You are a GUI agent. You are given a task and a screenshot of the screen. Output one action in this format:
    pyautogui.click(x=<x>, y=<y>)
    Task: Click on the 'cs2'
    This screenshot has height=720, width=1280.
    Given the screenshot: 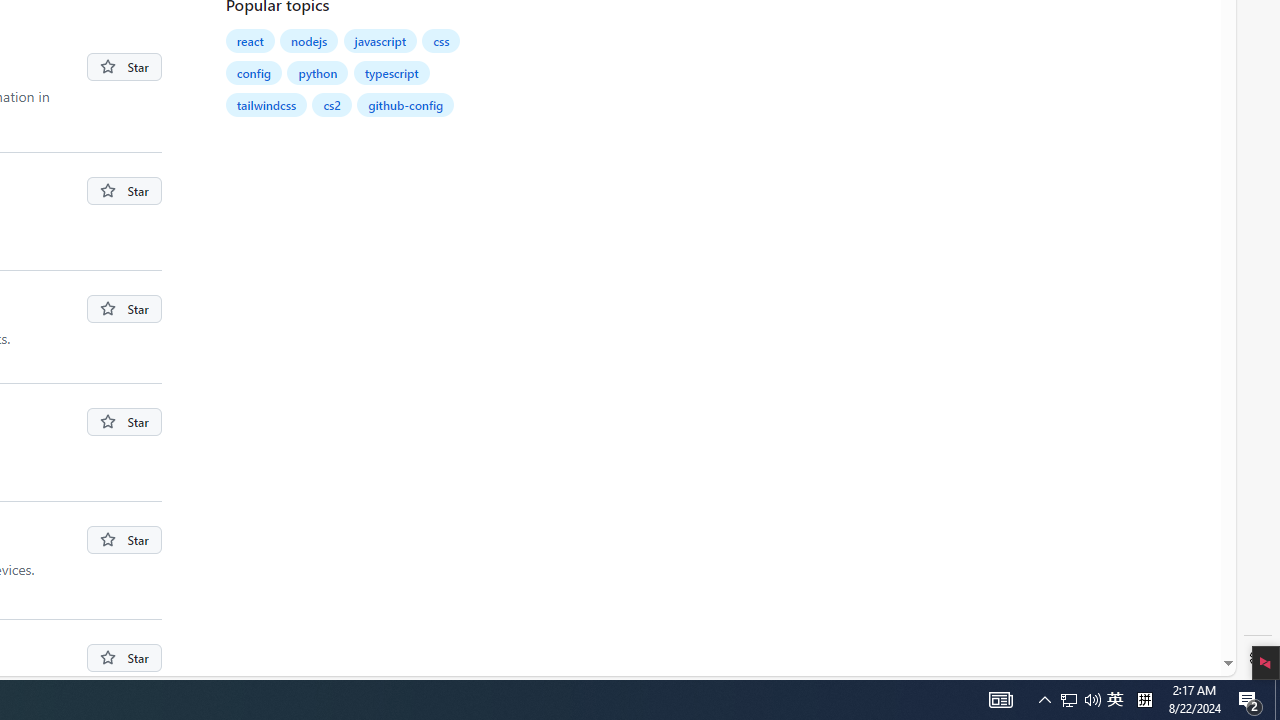 What is the action you would take?
    pyautogui.click(x=333, y=105)
    